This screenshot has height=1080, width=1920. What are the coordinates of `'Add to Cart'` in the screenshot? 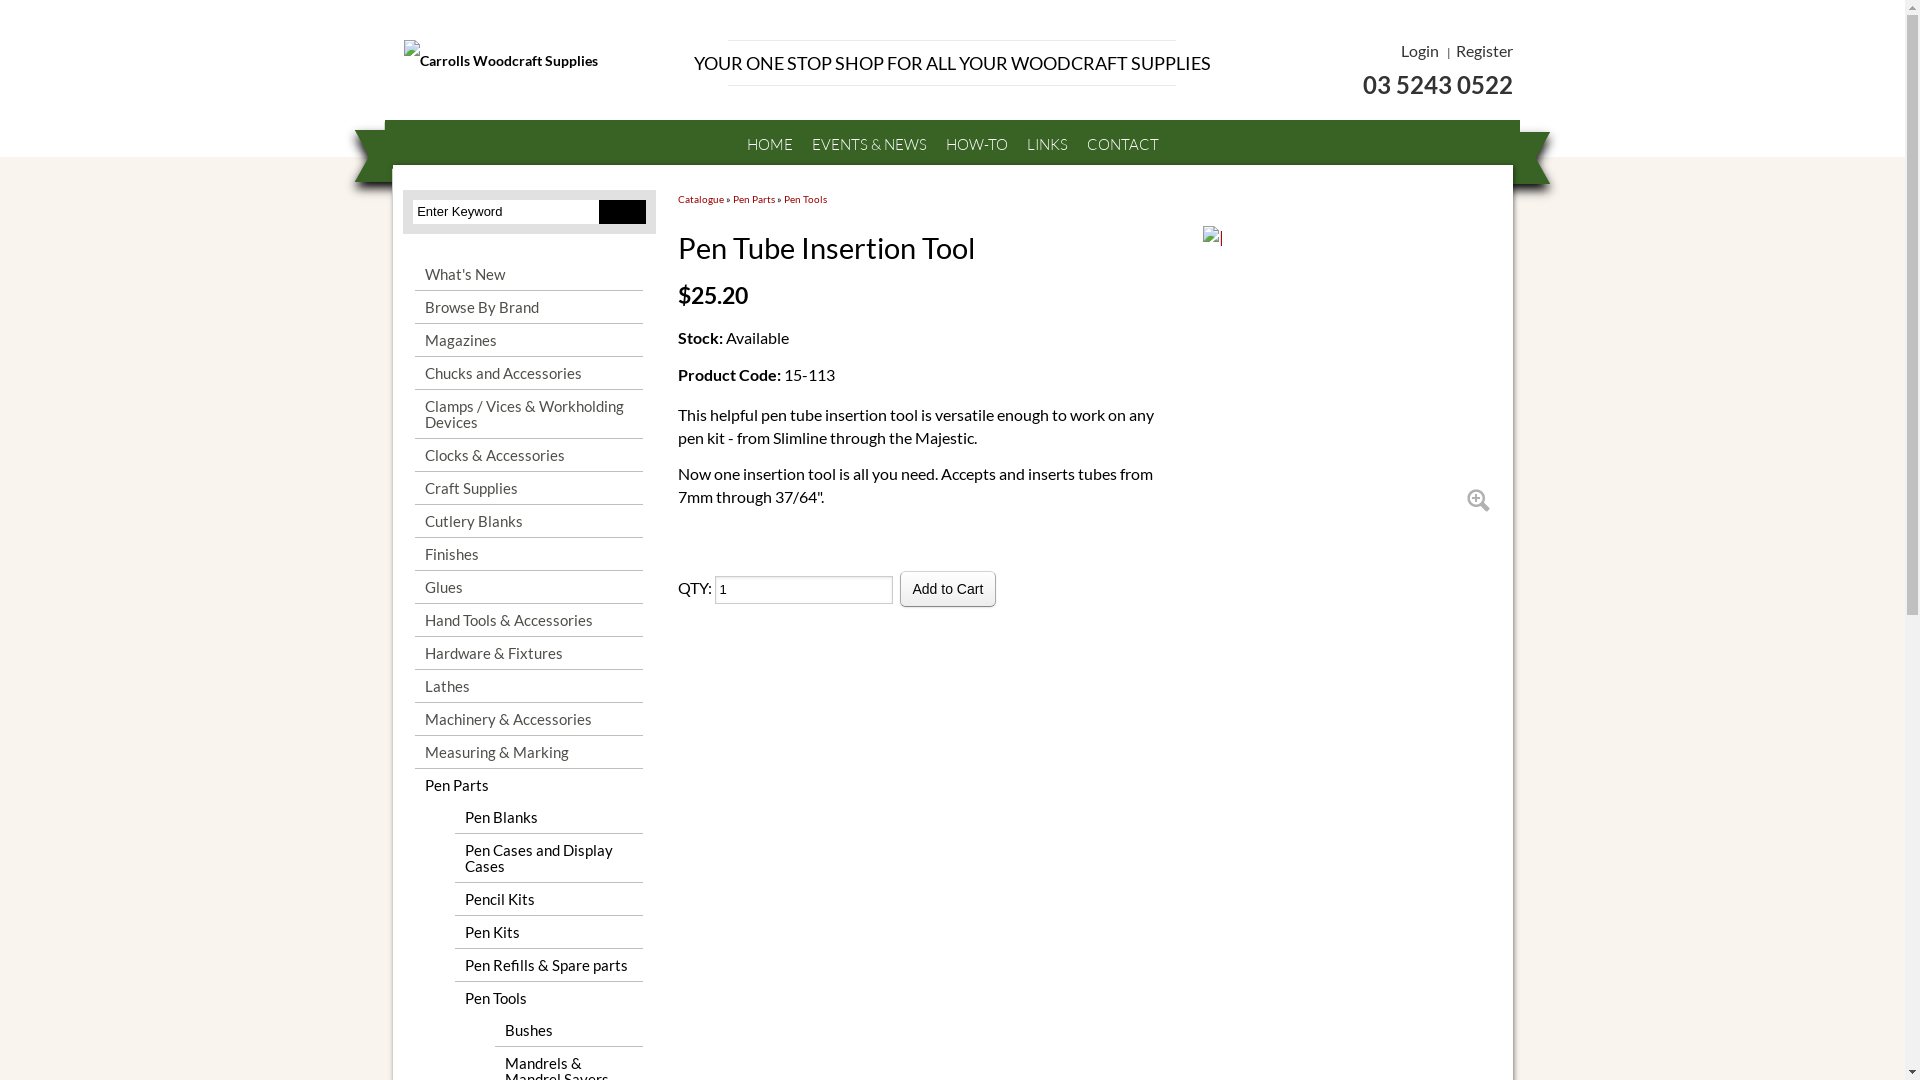 It's located at (947, 588).